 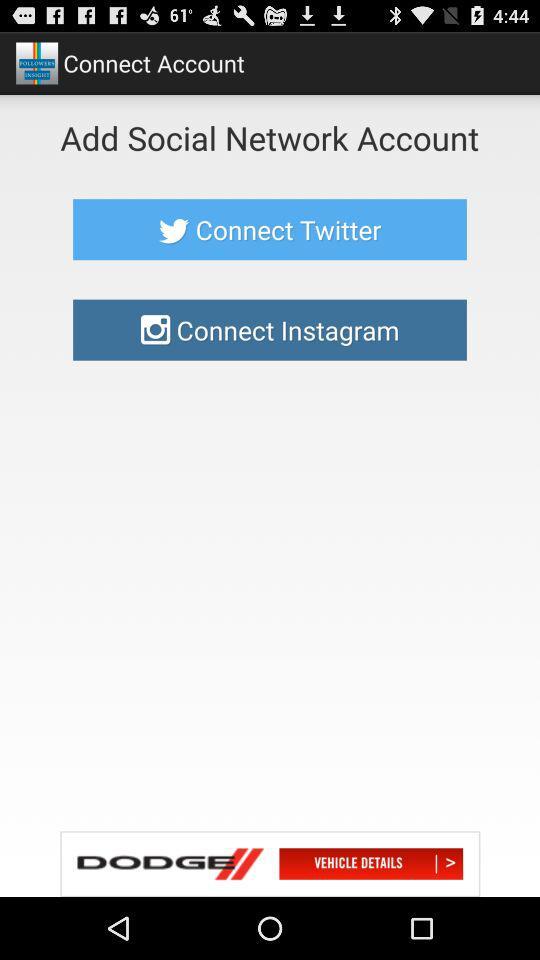 What do you see at coordinates (270, 863) in the screenshot?
I see `advertisement` at bounding box center [270, 863].